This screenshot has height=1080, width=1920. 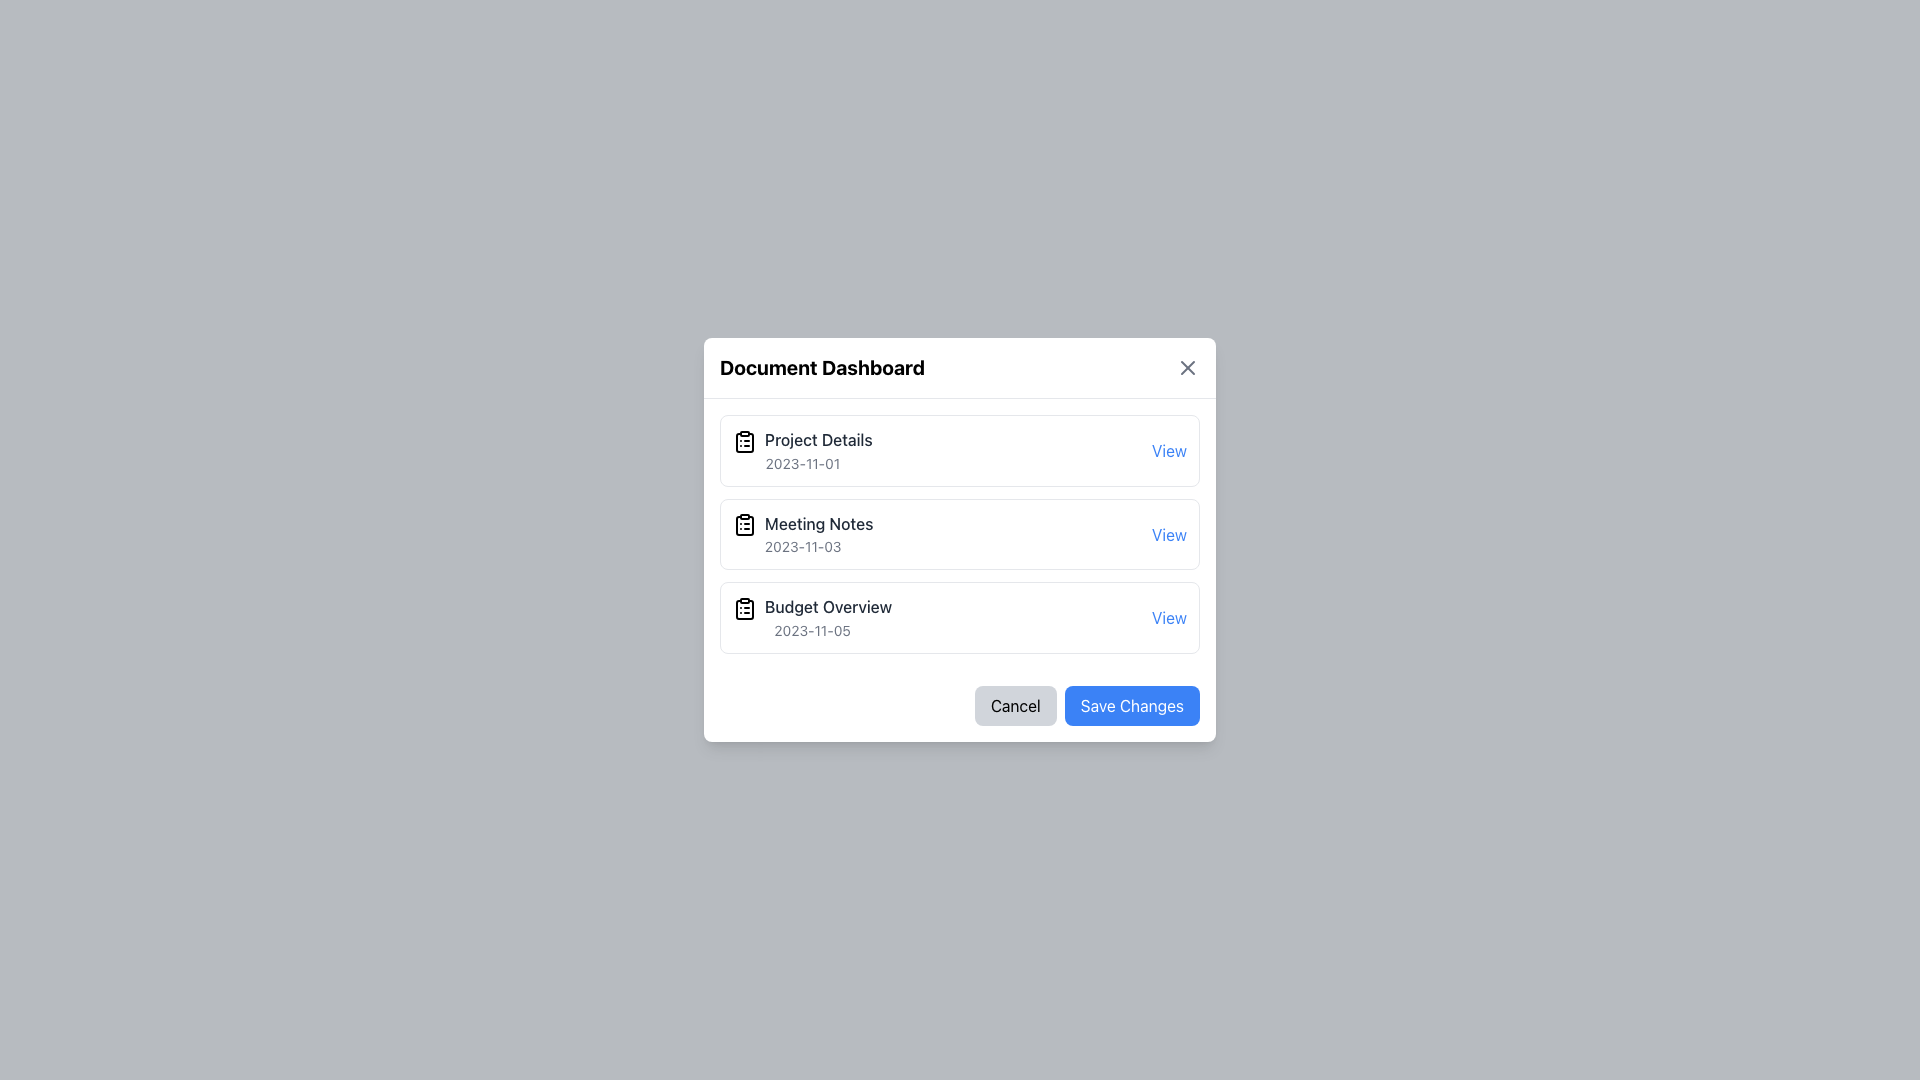 What do you see at coordinates (818, 438) in the screenshot?
I see `the 'Project Details' label, which is the first text item in a vertical list within a modal dialog, displayed in medium gray on a white background` at bounding box center [818, 438].